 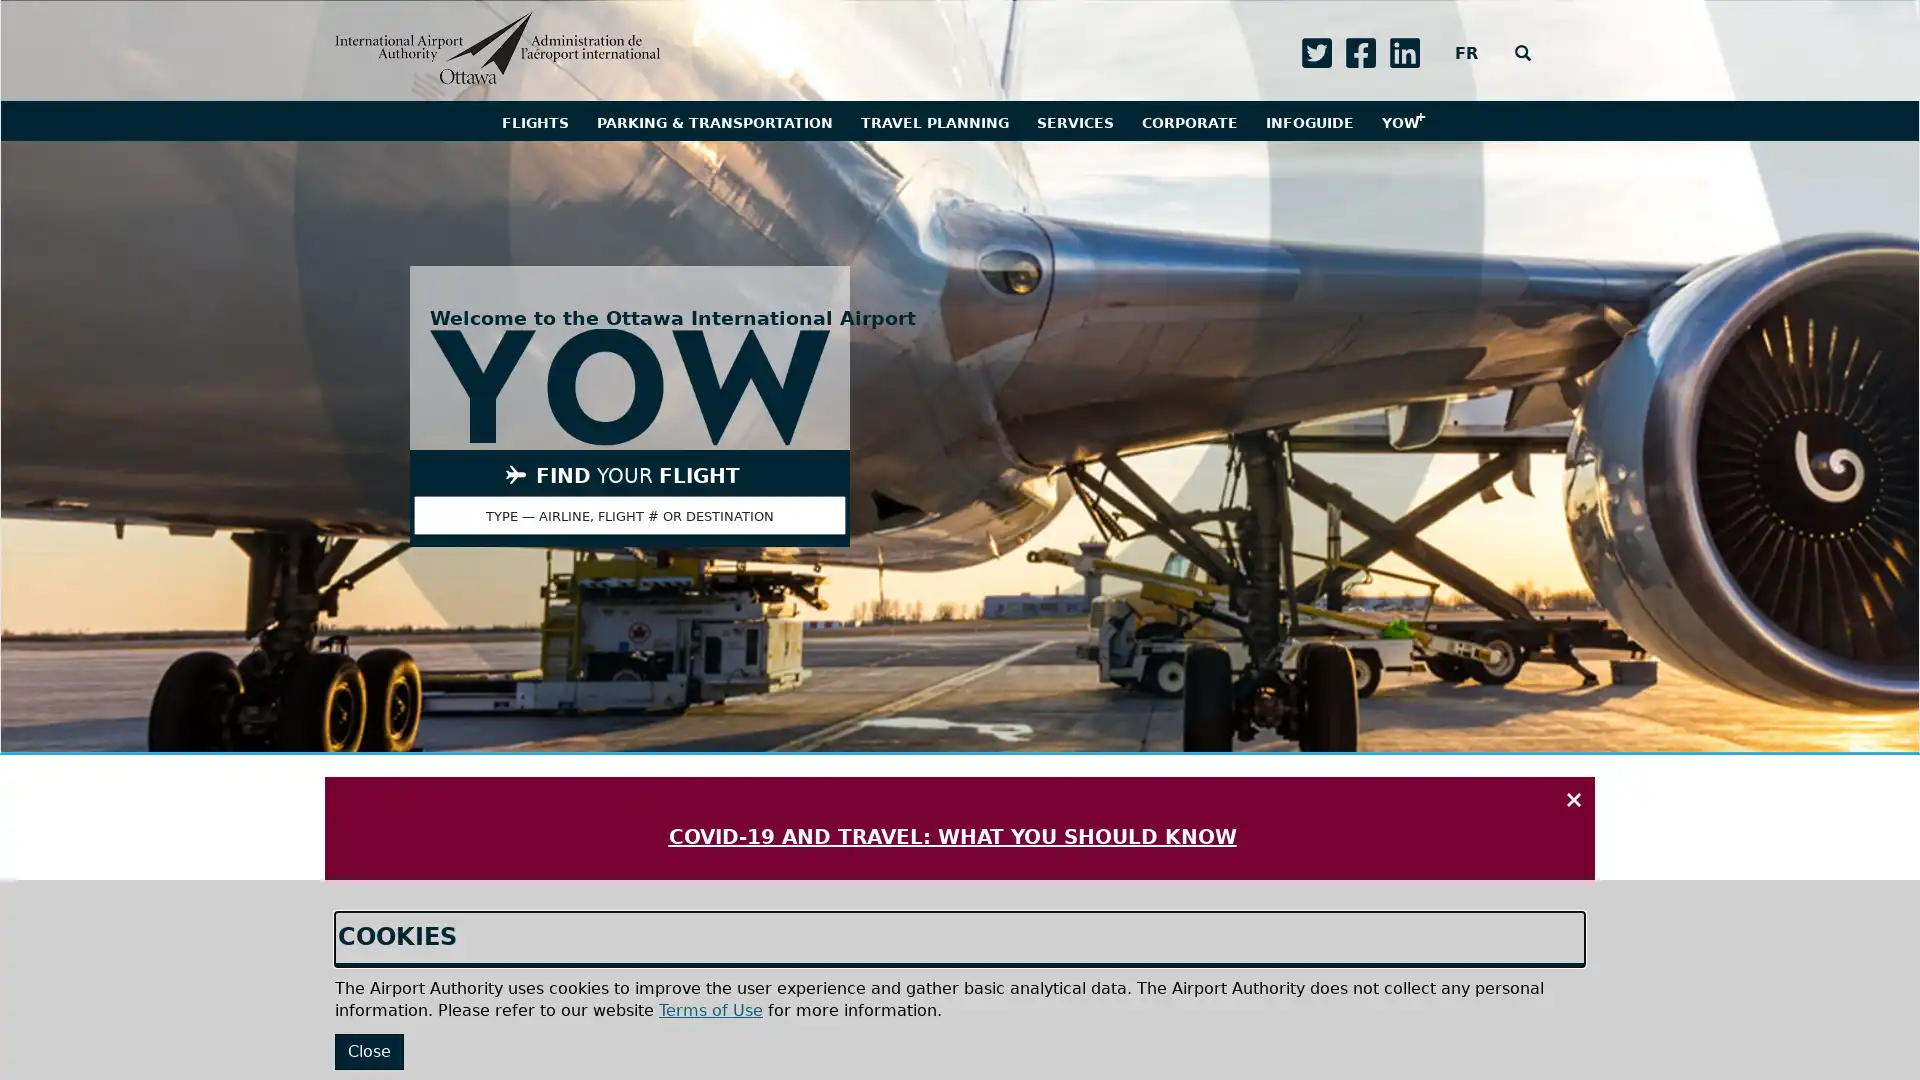 I want to click on Show Flights Sub Menu, so click(x=534, y=120).